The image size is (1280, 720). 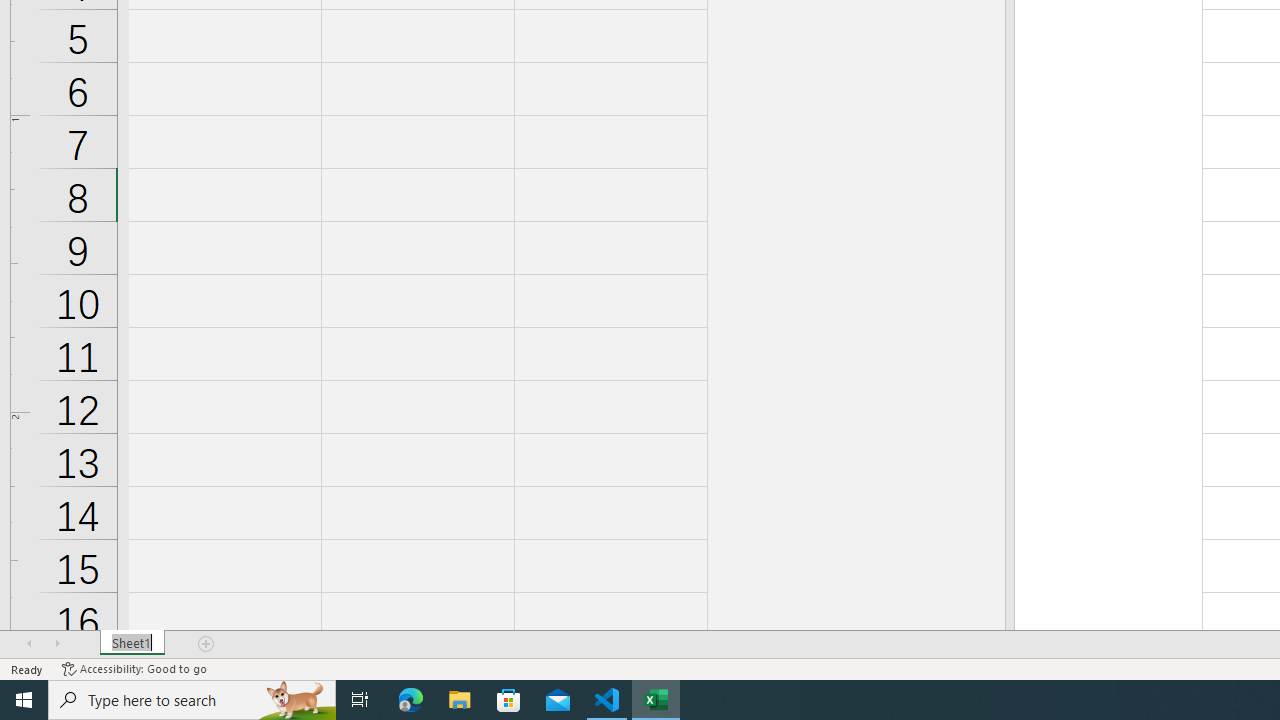 I want to click on 'Accessibility Checker Accessibility: Good to go', so click(x=133, y=669).